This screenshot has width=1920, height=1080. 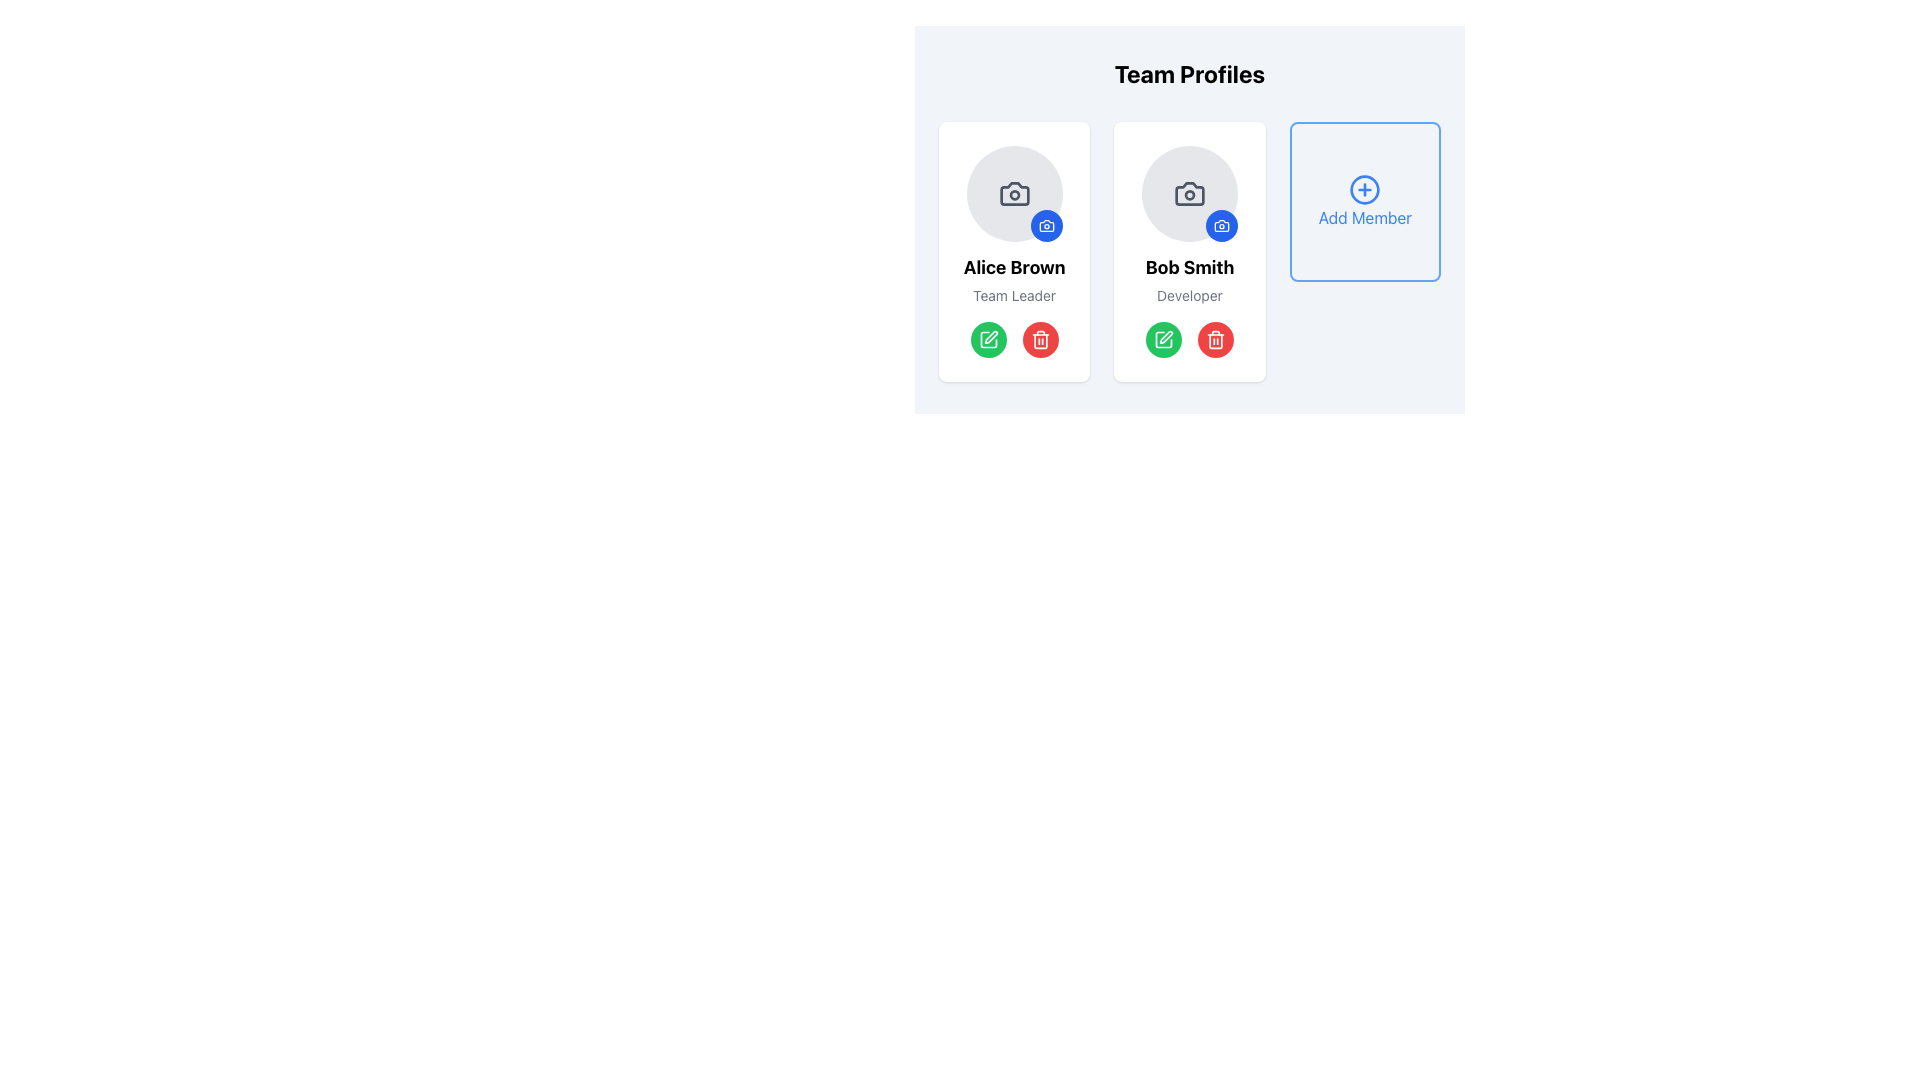 I want to click on the 'Add Member' button located in the 'Team Profiles' section, so click(x=1364, y=189).